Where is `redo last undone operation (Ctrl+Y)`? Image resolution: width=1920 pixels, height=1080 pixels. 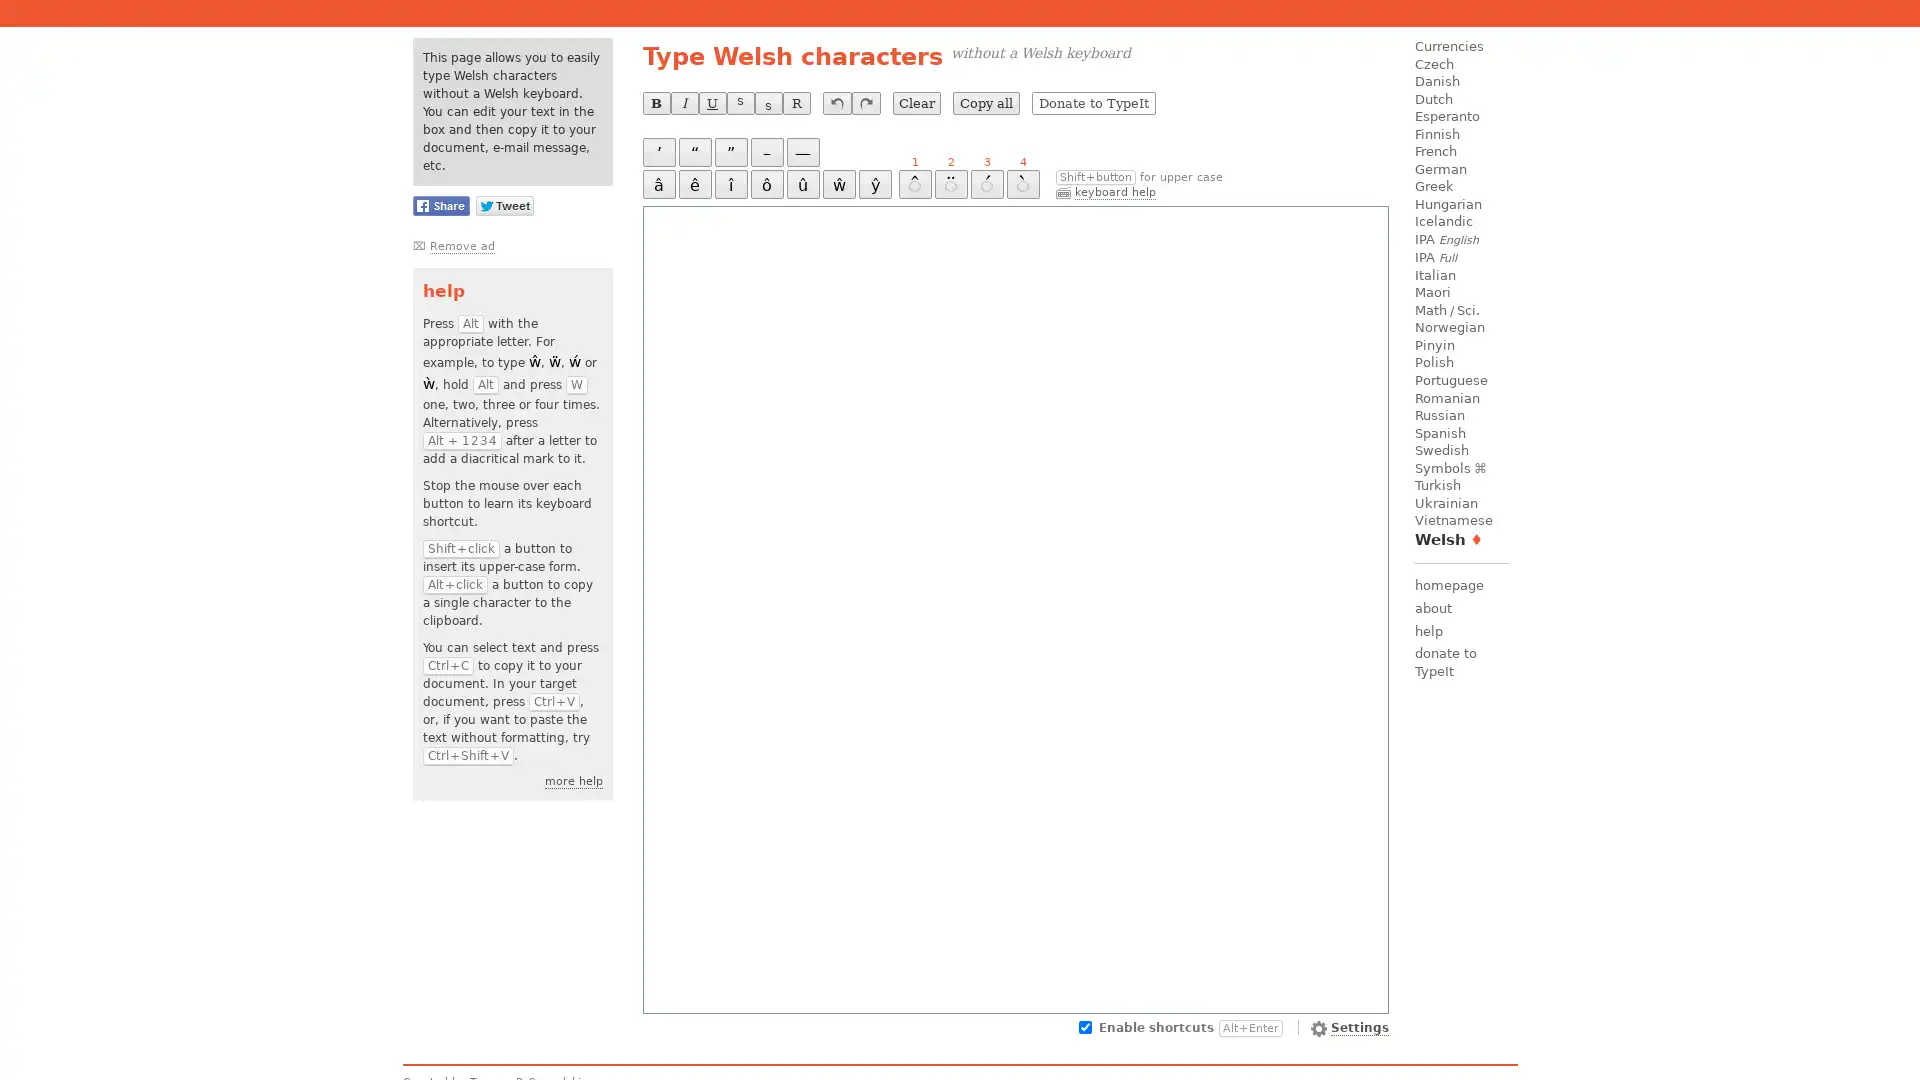 redo last undone operation (Ctrl+Y) is located at coordinates (865, 103).